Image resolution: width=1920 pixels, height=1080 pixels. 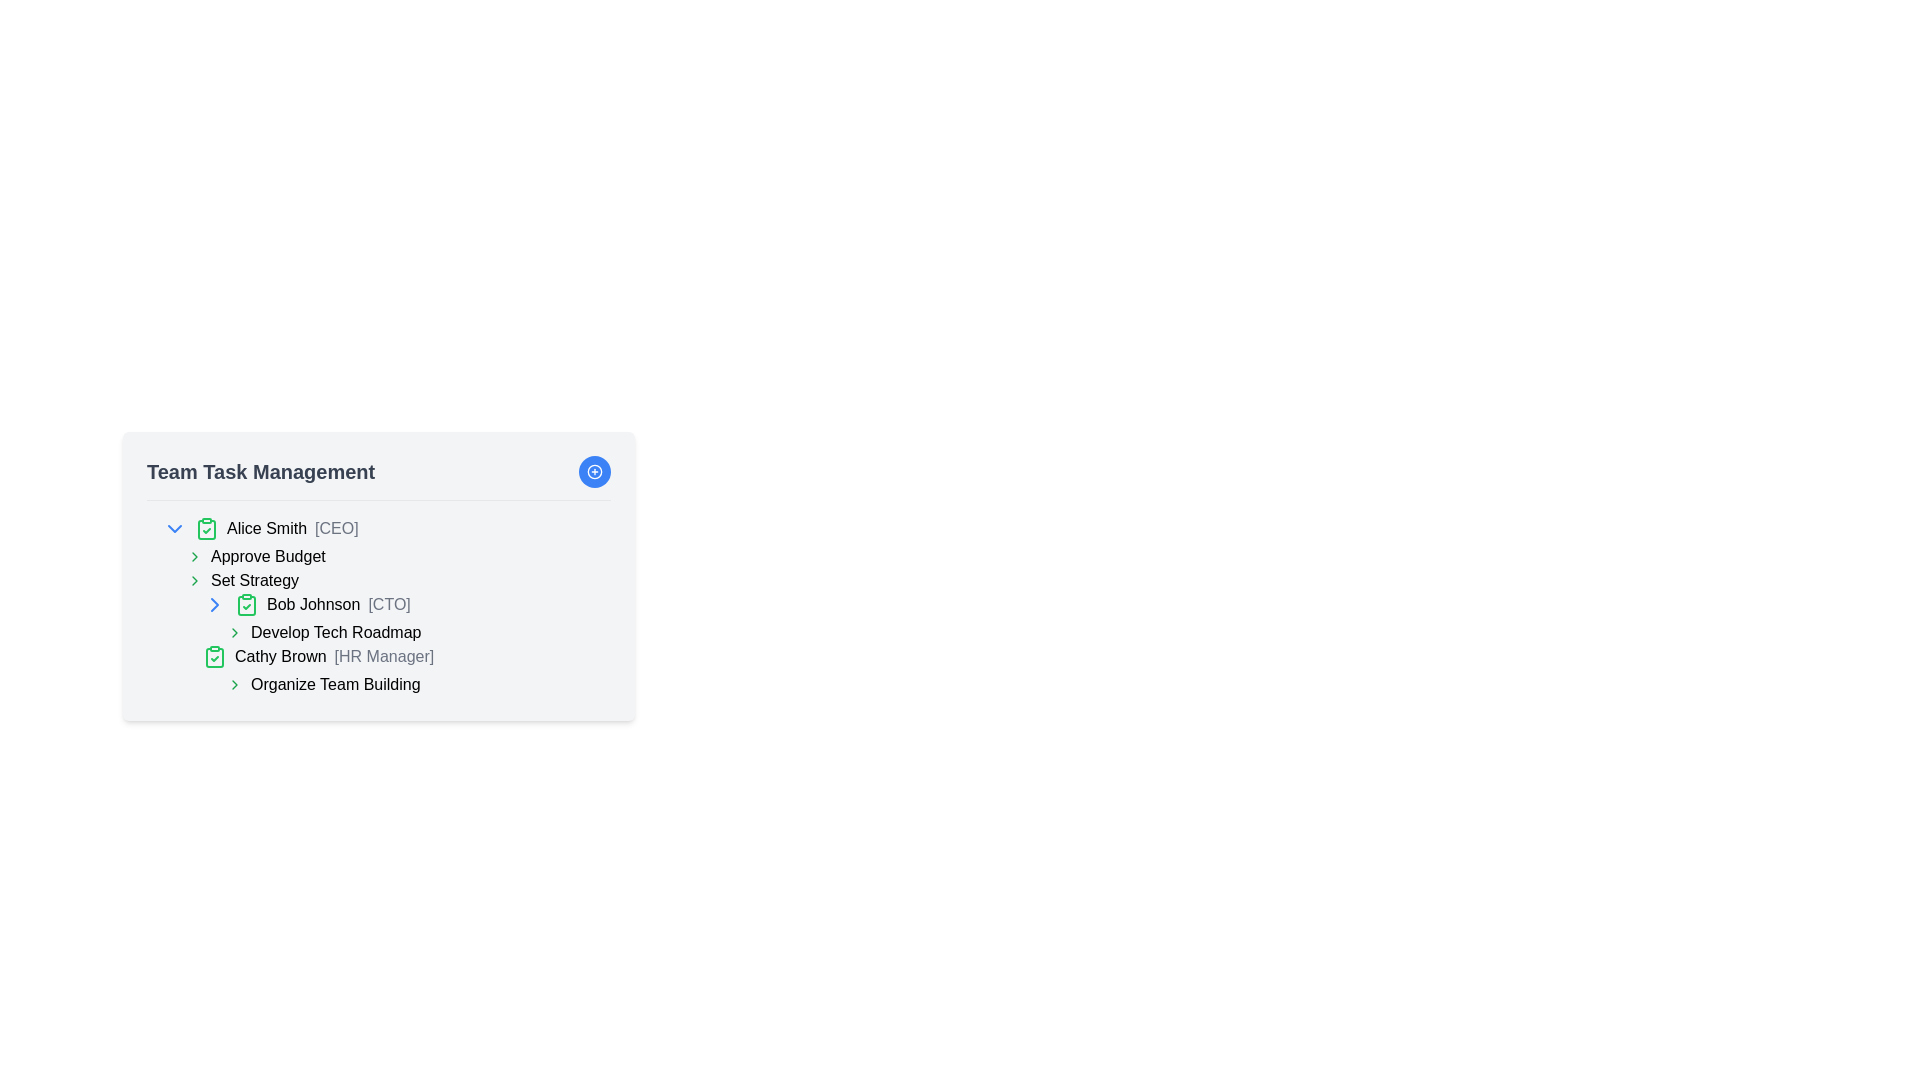 What do you see at coordinates (266, 527) in the screenshot?
I see `the text label identifying 'Alice Smith' in the role-based hierarchy interface, located below the 'Team Task Management' header` at bounding box center [266, 527].